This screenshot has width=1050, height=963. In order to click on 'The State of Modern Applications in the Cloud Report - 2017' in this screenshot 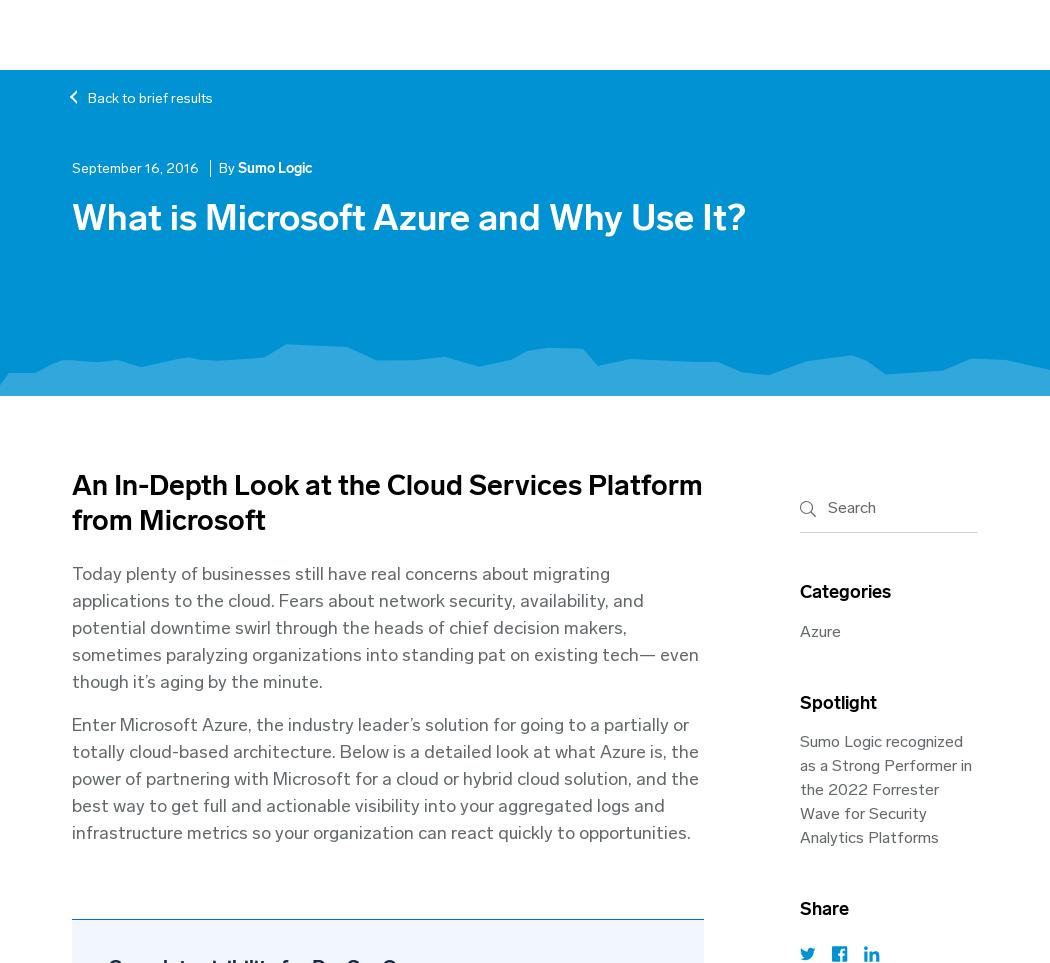, I will do `click(108, 715)`.